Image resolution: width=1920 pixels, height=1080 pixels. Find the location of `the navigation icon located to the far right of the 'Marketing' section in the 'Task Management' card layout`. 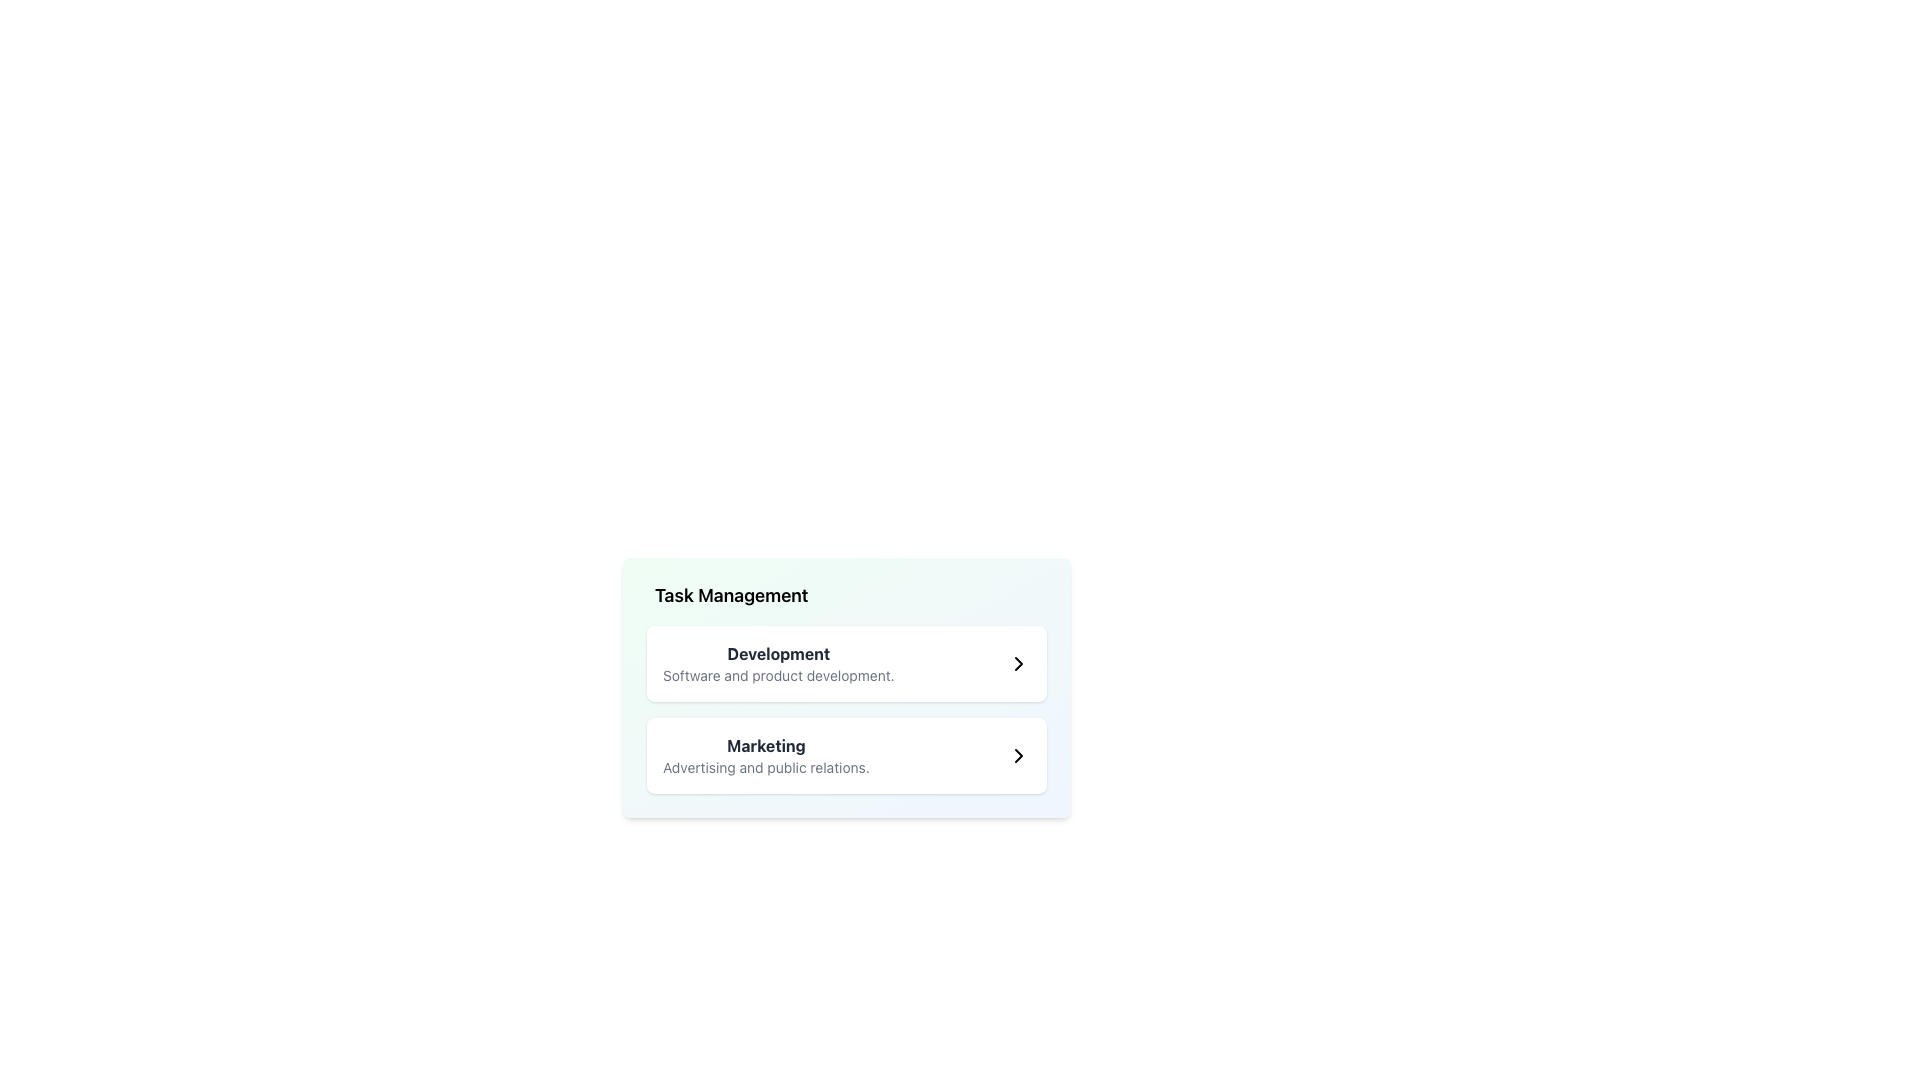

the navigation icon located to the far right of the 'Marketing' section in the 'Task Management' card layout is located at coordinates (1018, 756).